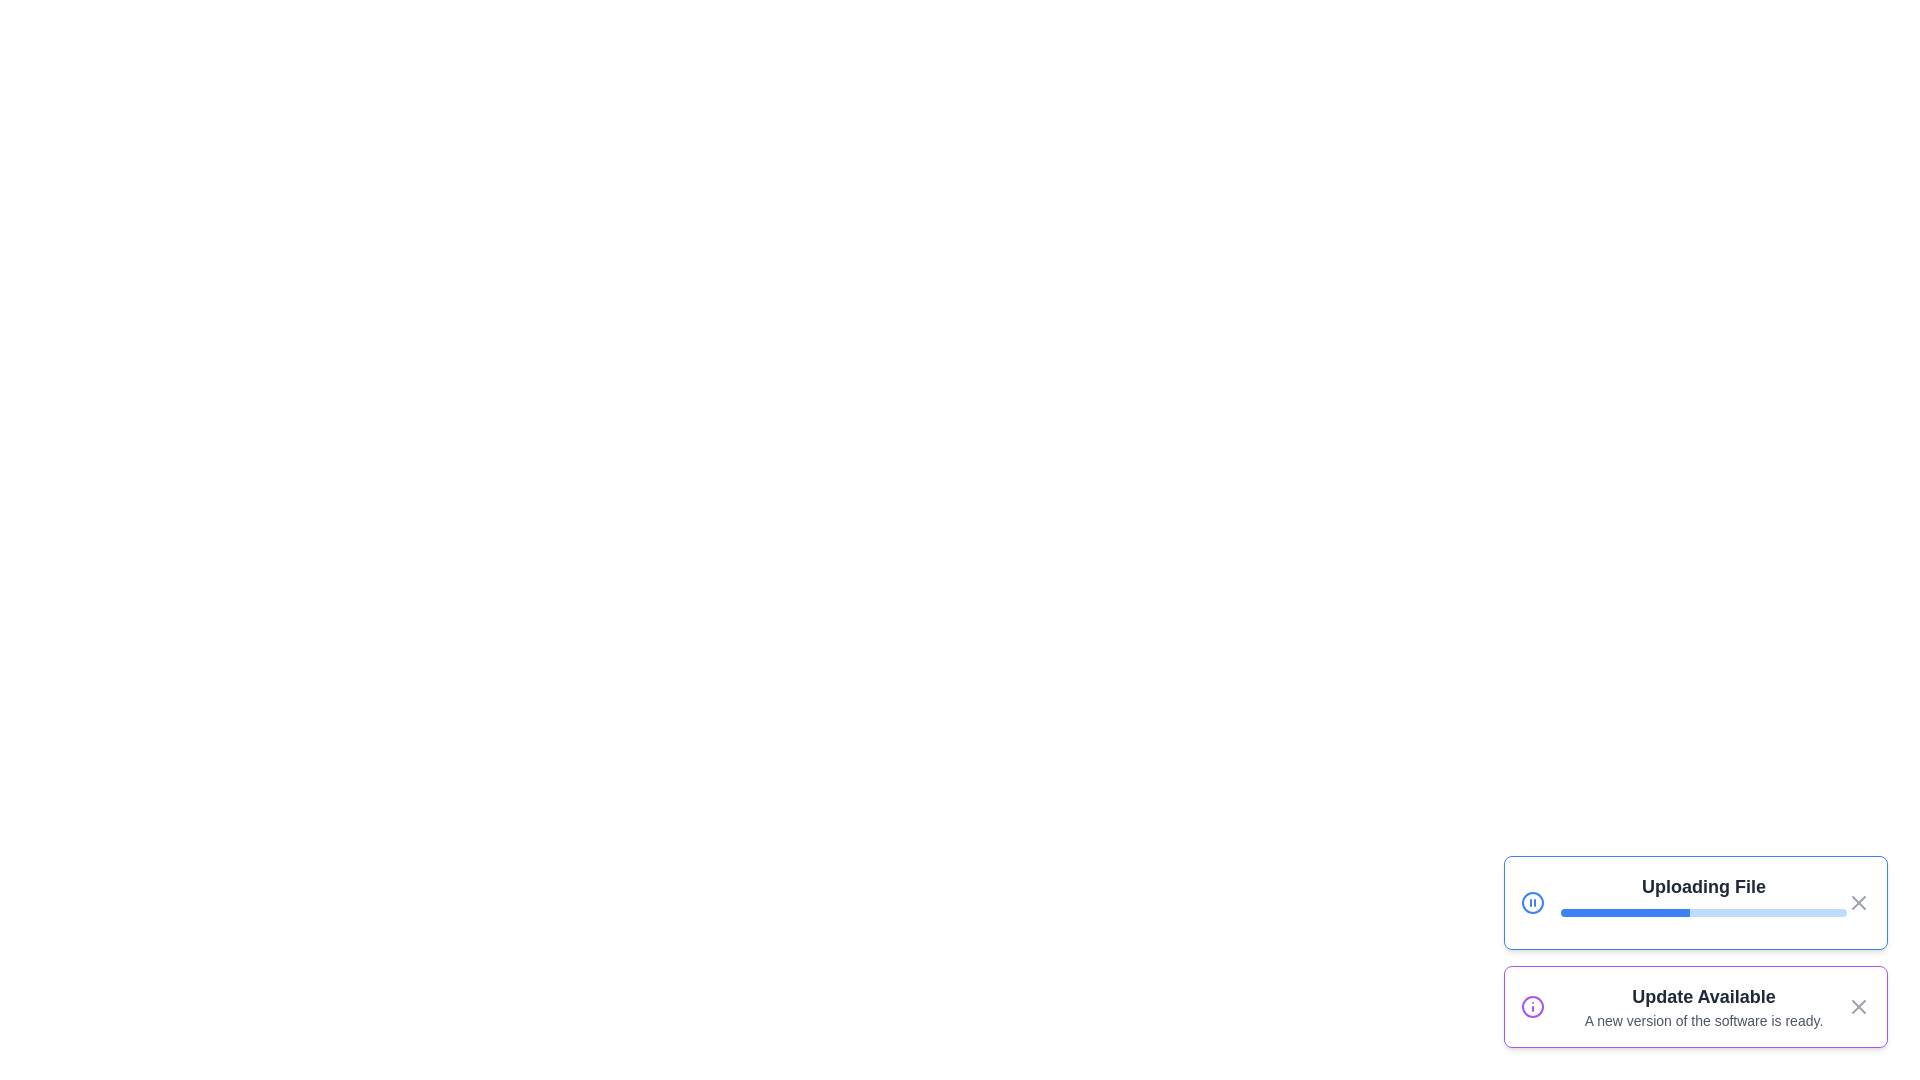 The width and height of the screenshot is (1920, 1080). Describe the element at coordinates (1703, 913) in the screenshot. I see `the progress bar of the 'Uploading File' notification to inspect its progress` at that location.